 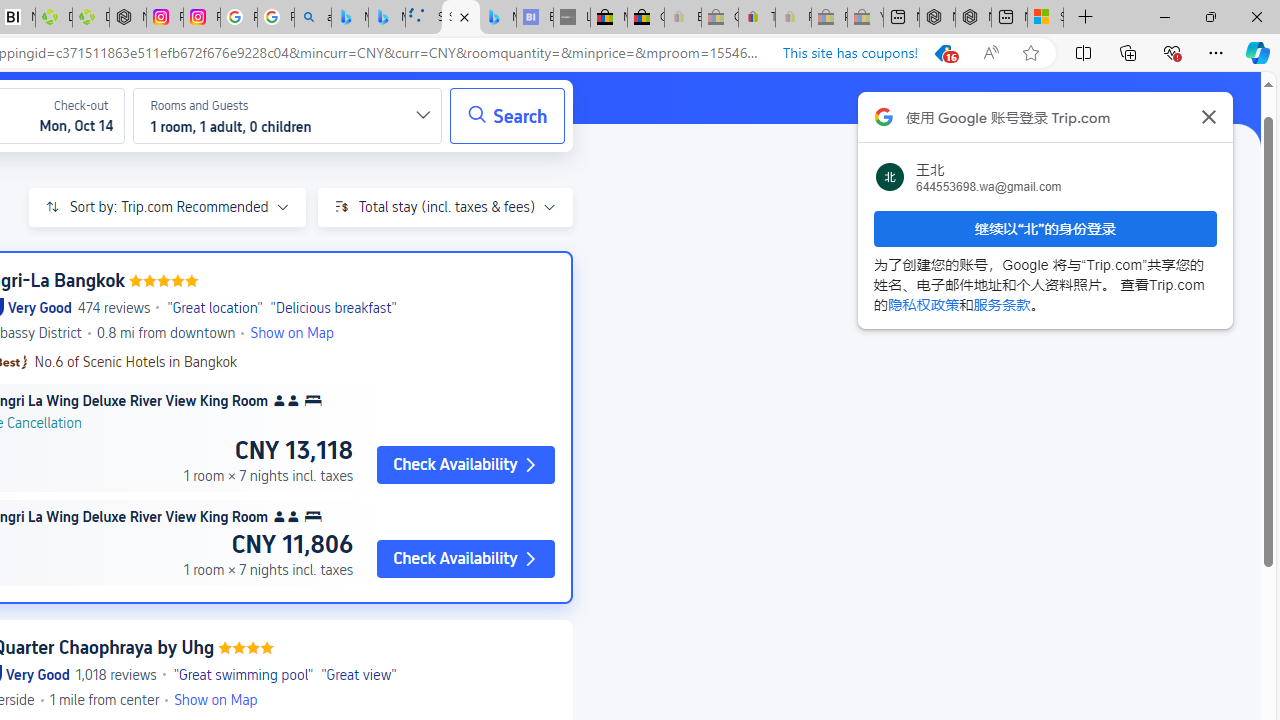 I want to click on 'Yard, Garden & Outdoor Living - Sleeping', so click(x=865, y=17).